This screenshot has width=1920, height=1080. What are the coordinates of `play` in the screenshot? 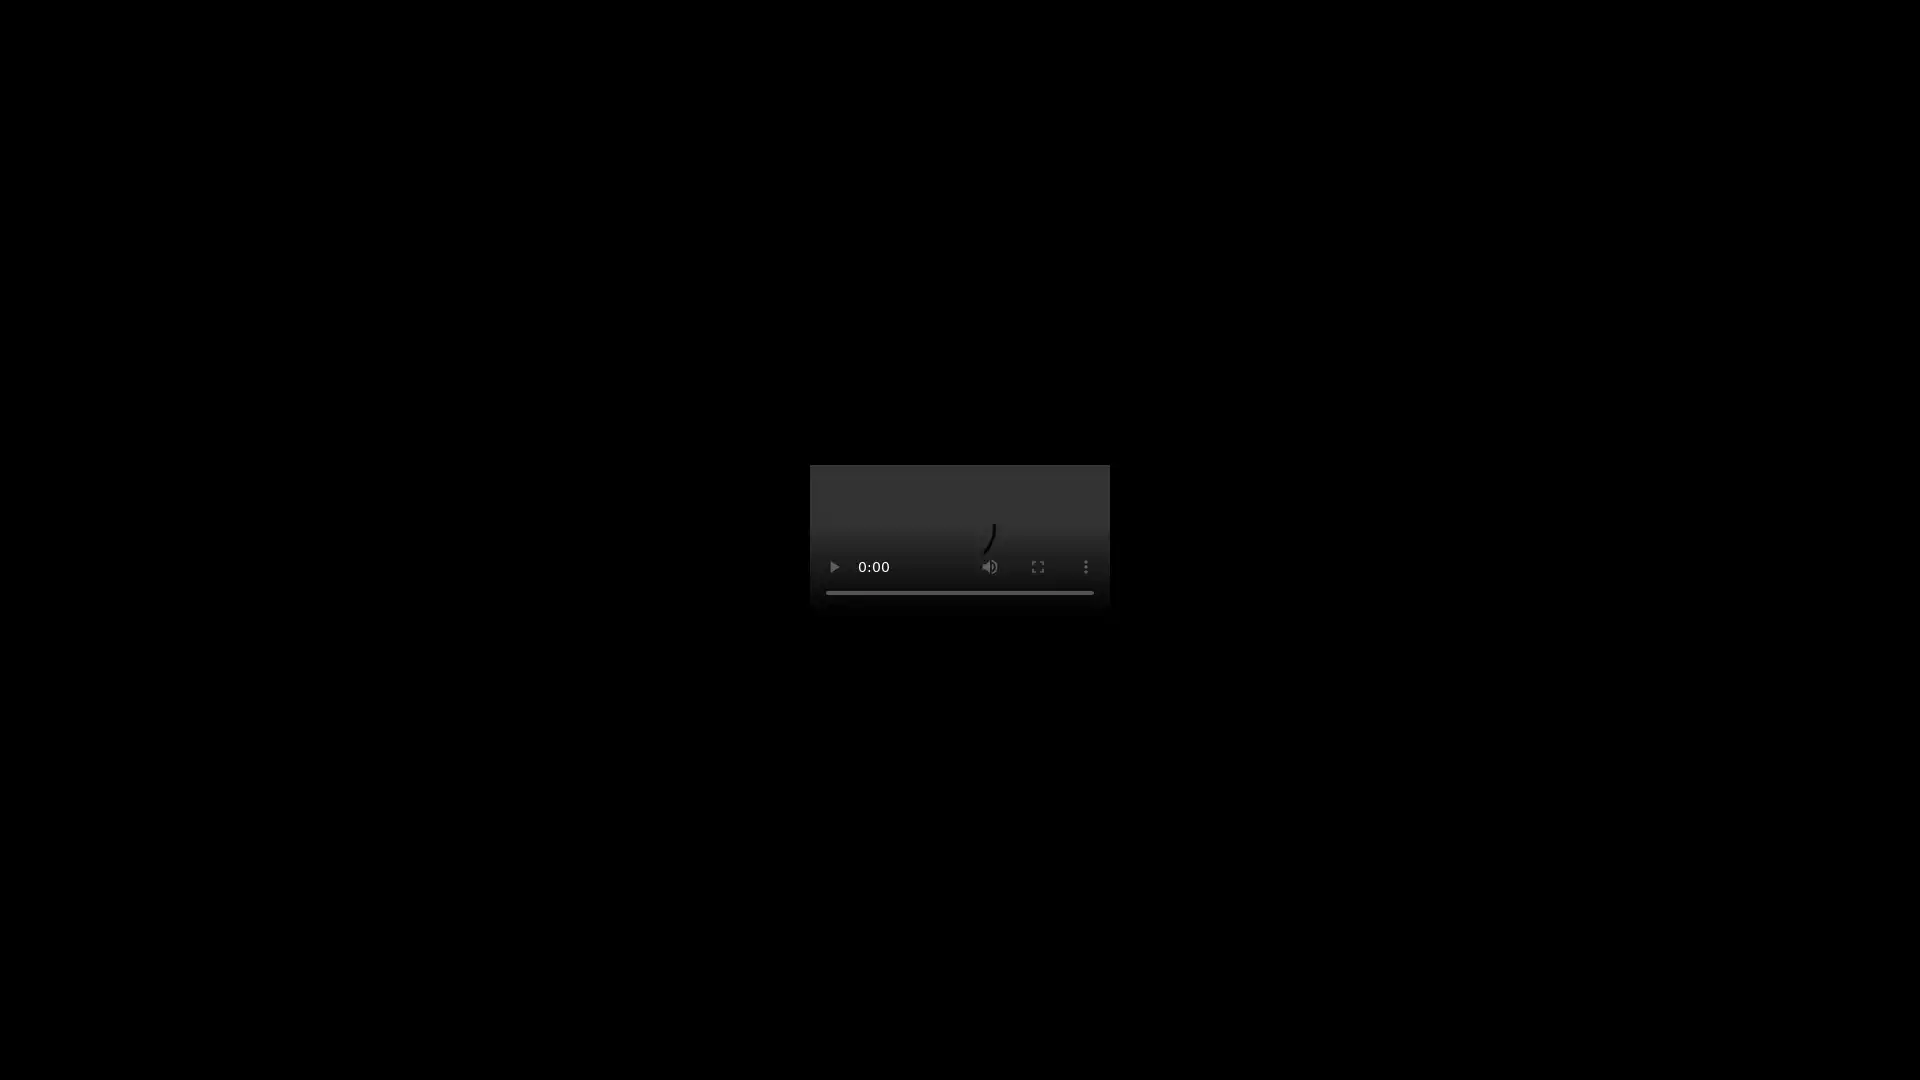 It's located at (834, 567).